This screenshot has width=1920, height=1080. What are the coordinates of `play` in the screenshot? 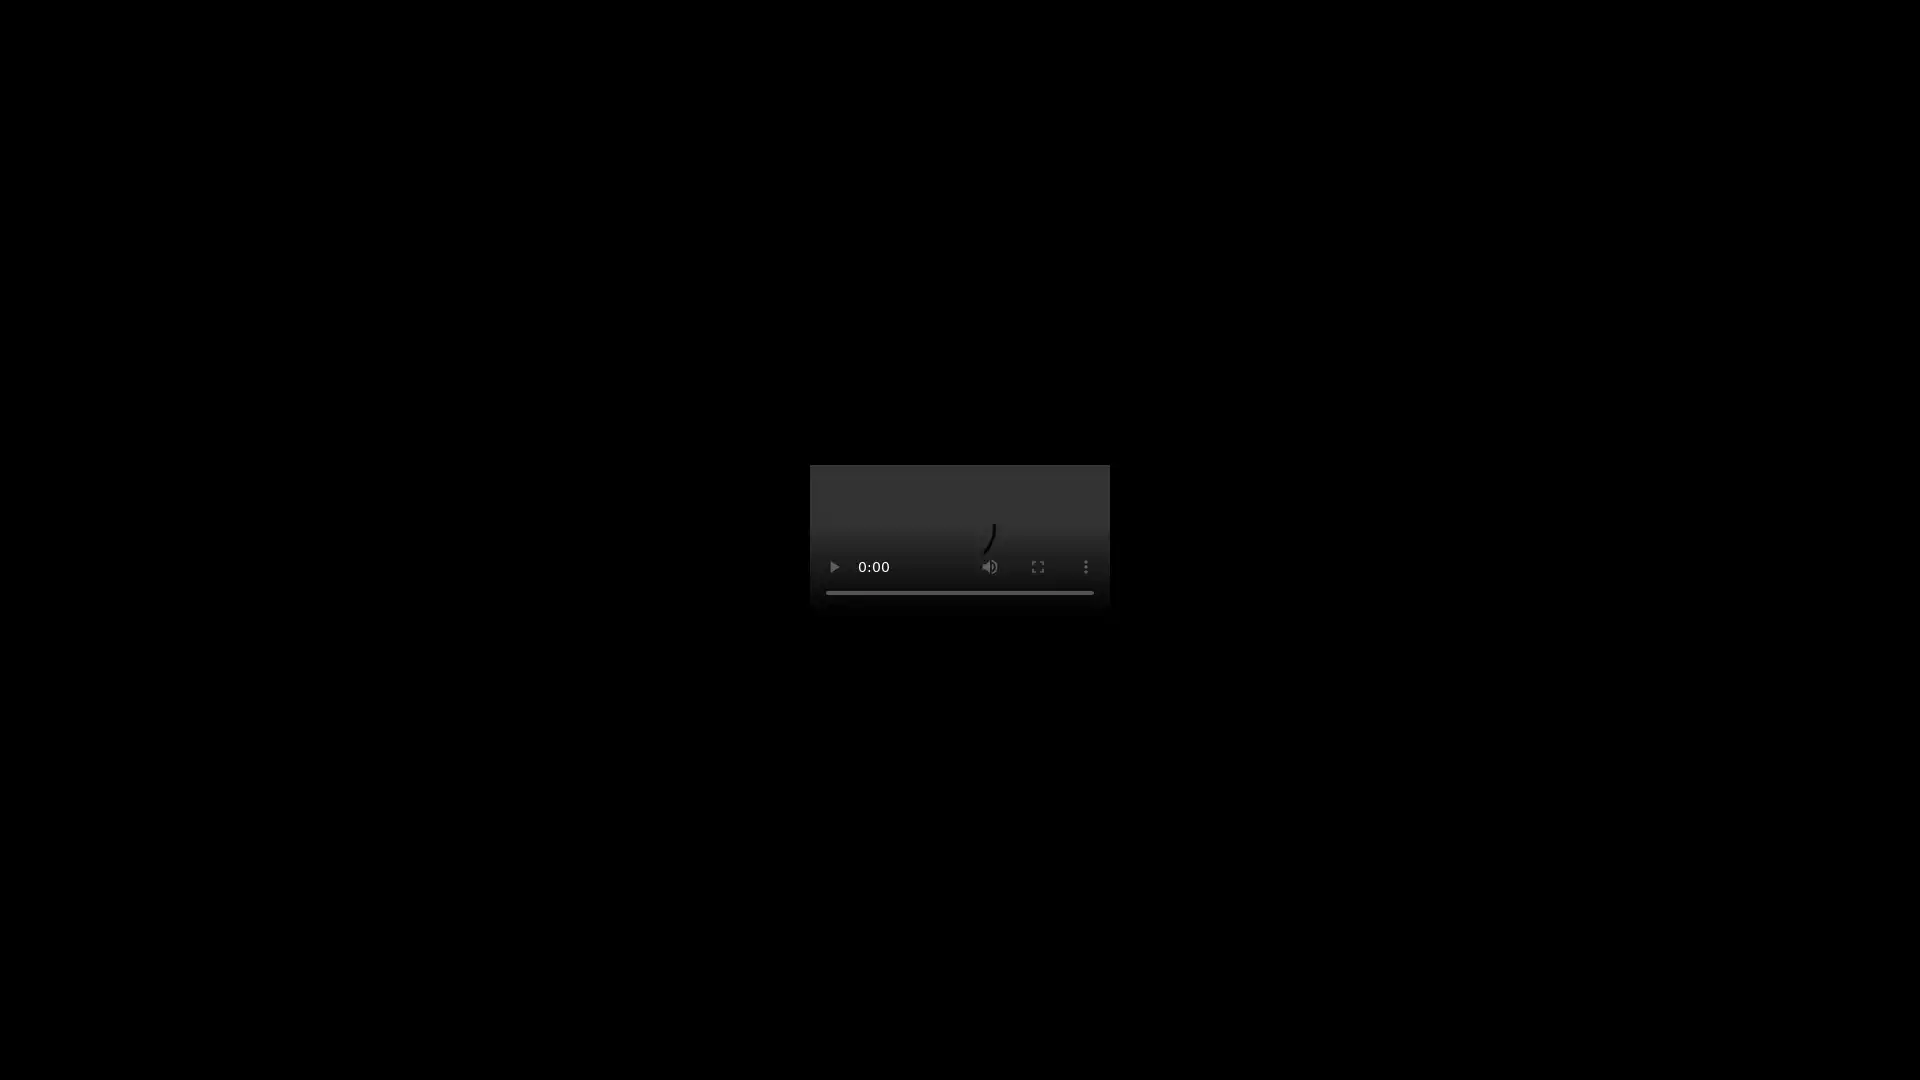 It's located at (834, 567).